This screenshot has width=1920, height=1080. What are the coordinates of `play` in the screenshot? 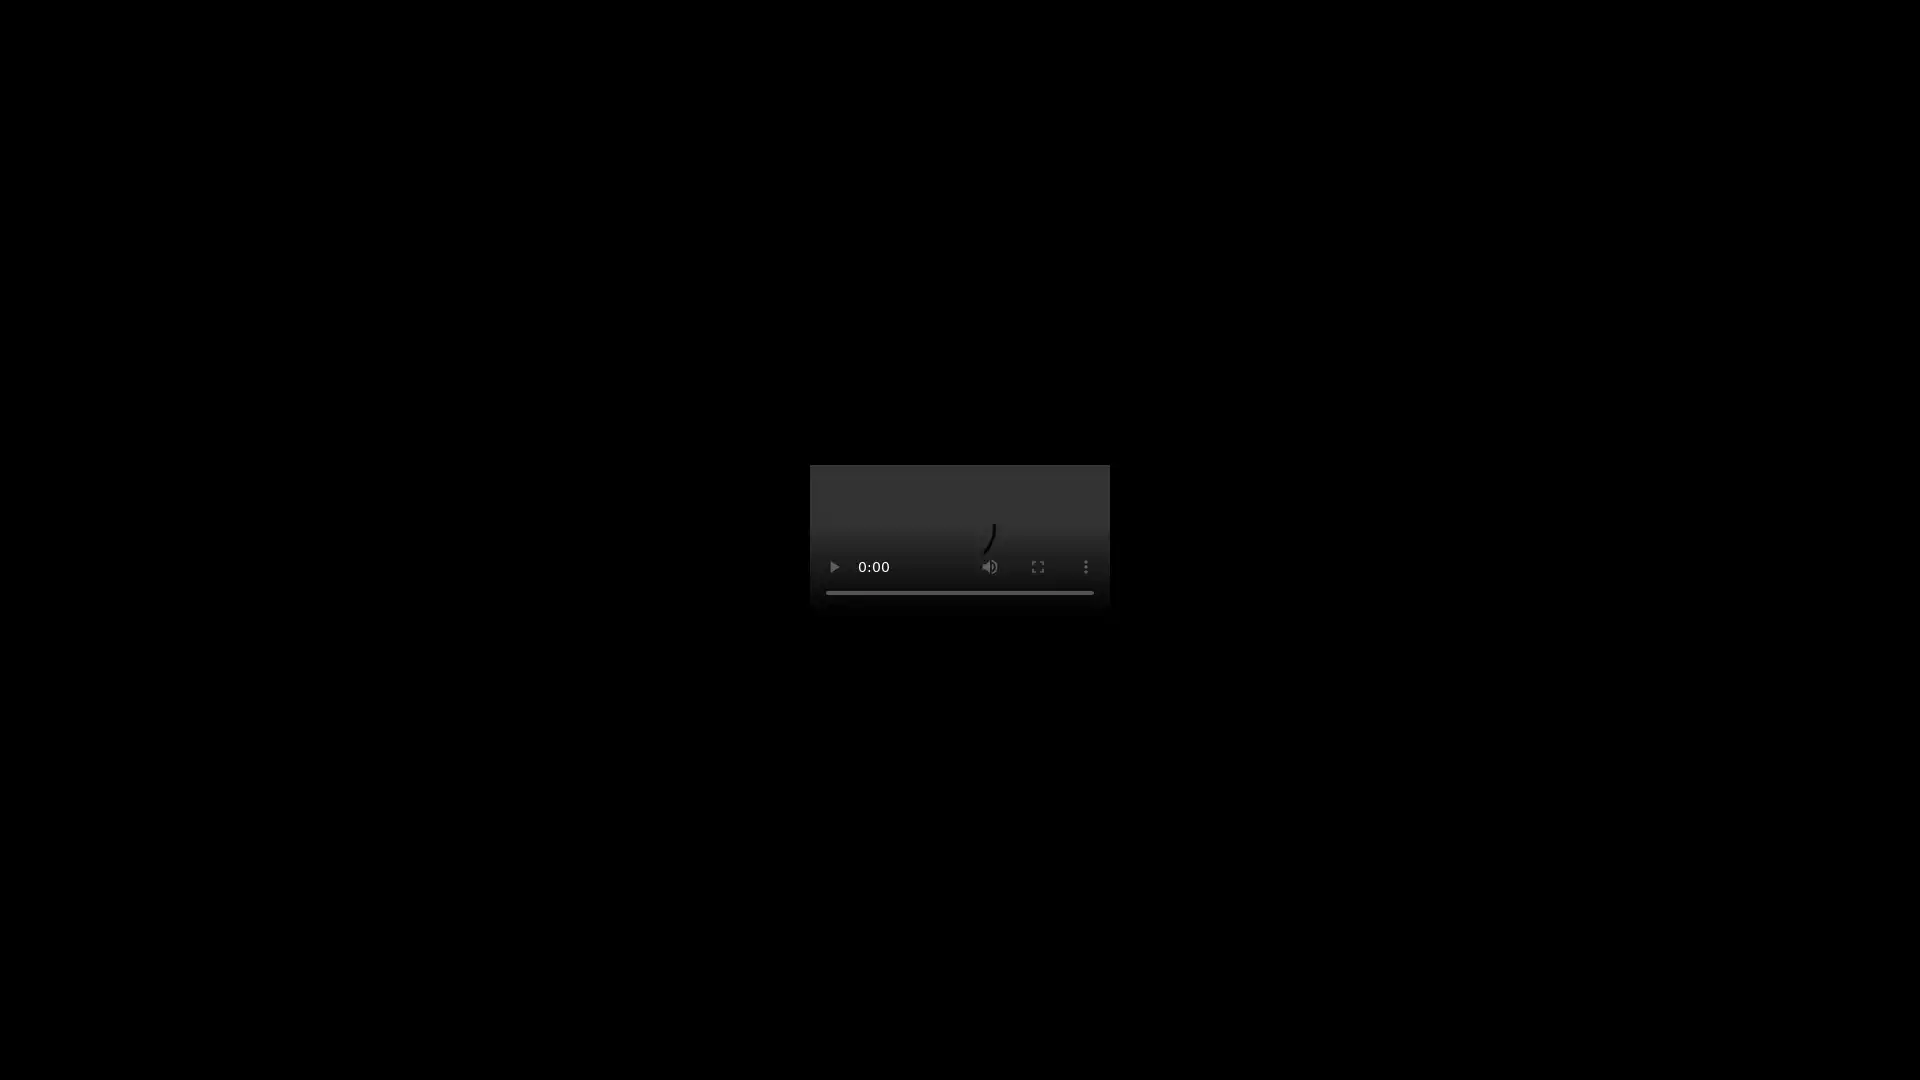 It's located at (834, 567).